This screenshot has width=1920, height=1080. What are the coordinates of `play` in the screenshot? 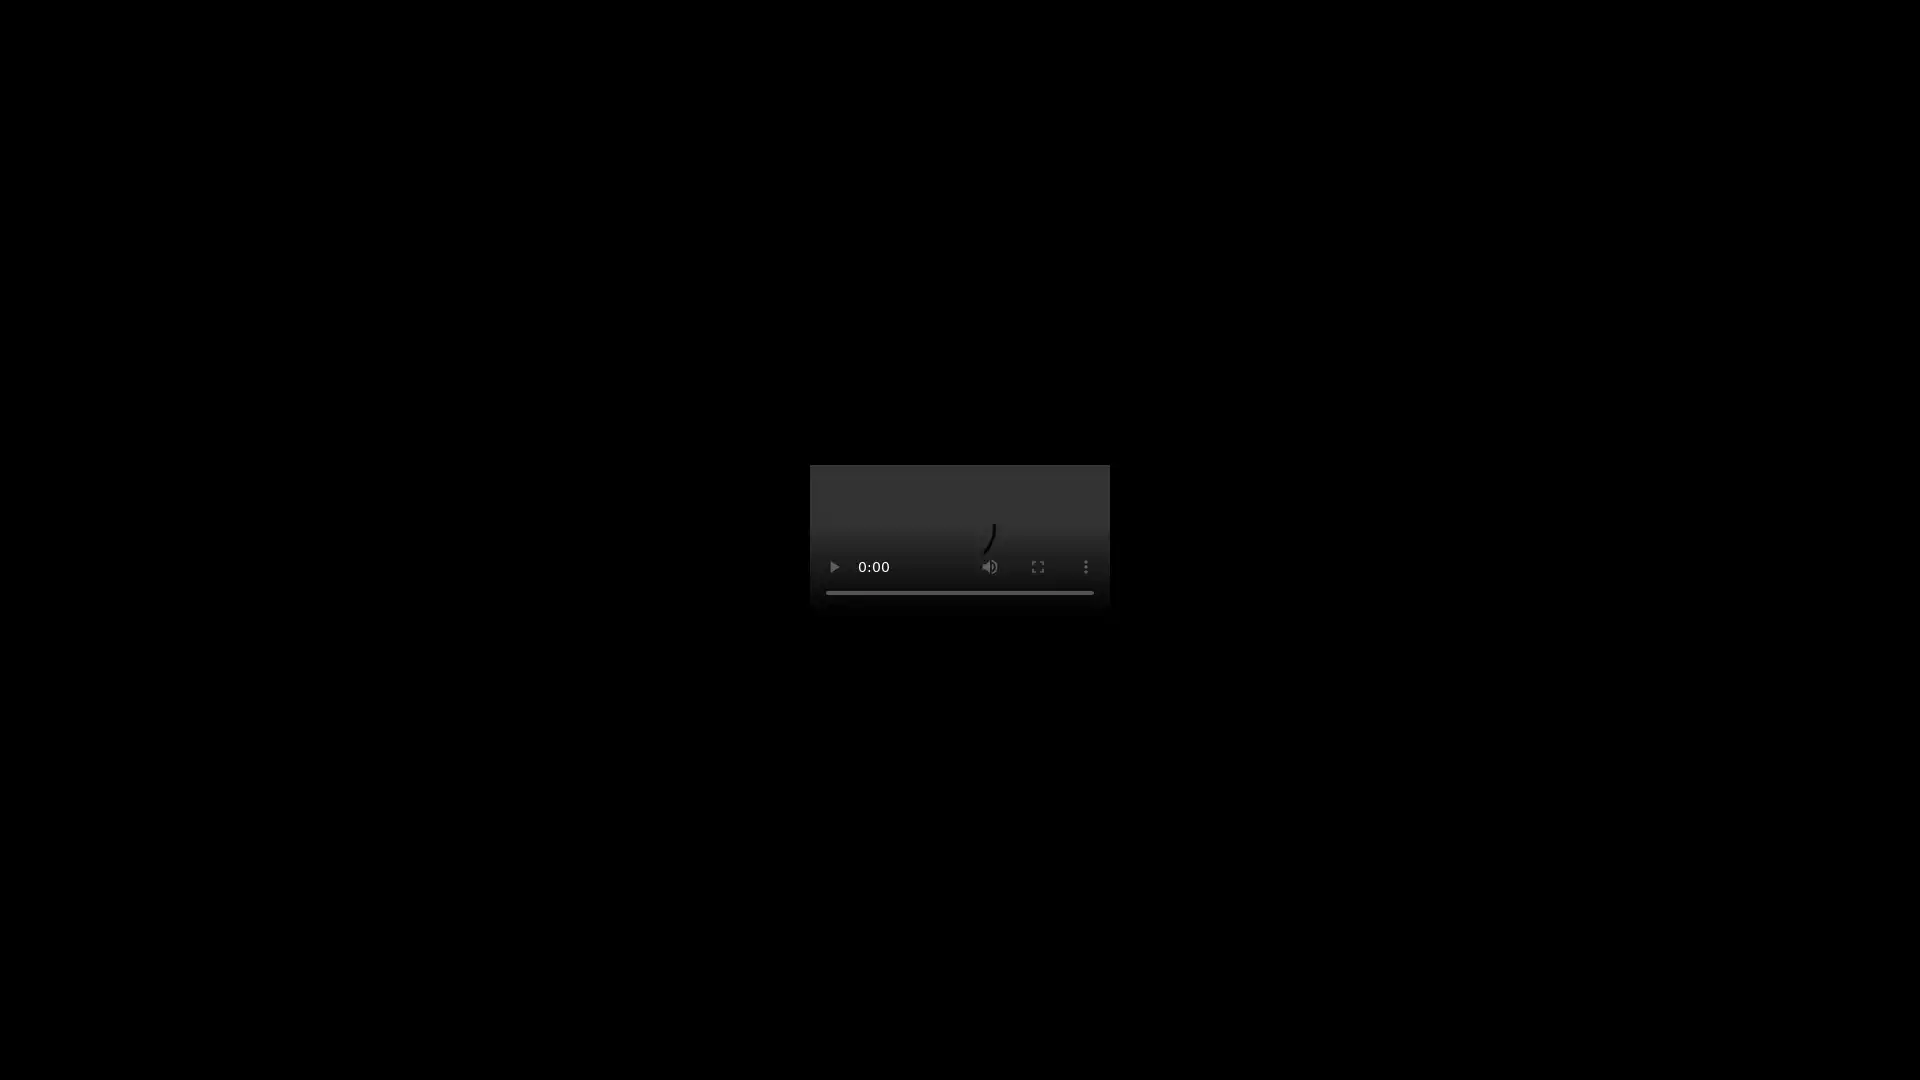 It's located at (834, 567).